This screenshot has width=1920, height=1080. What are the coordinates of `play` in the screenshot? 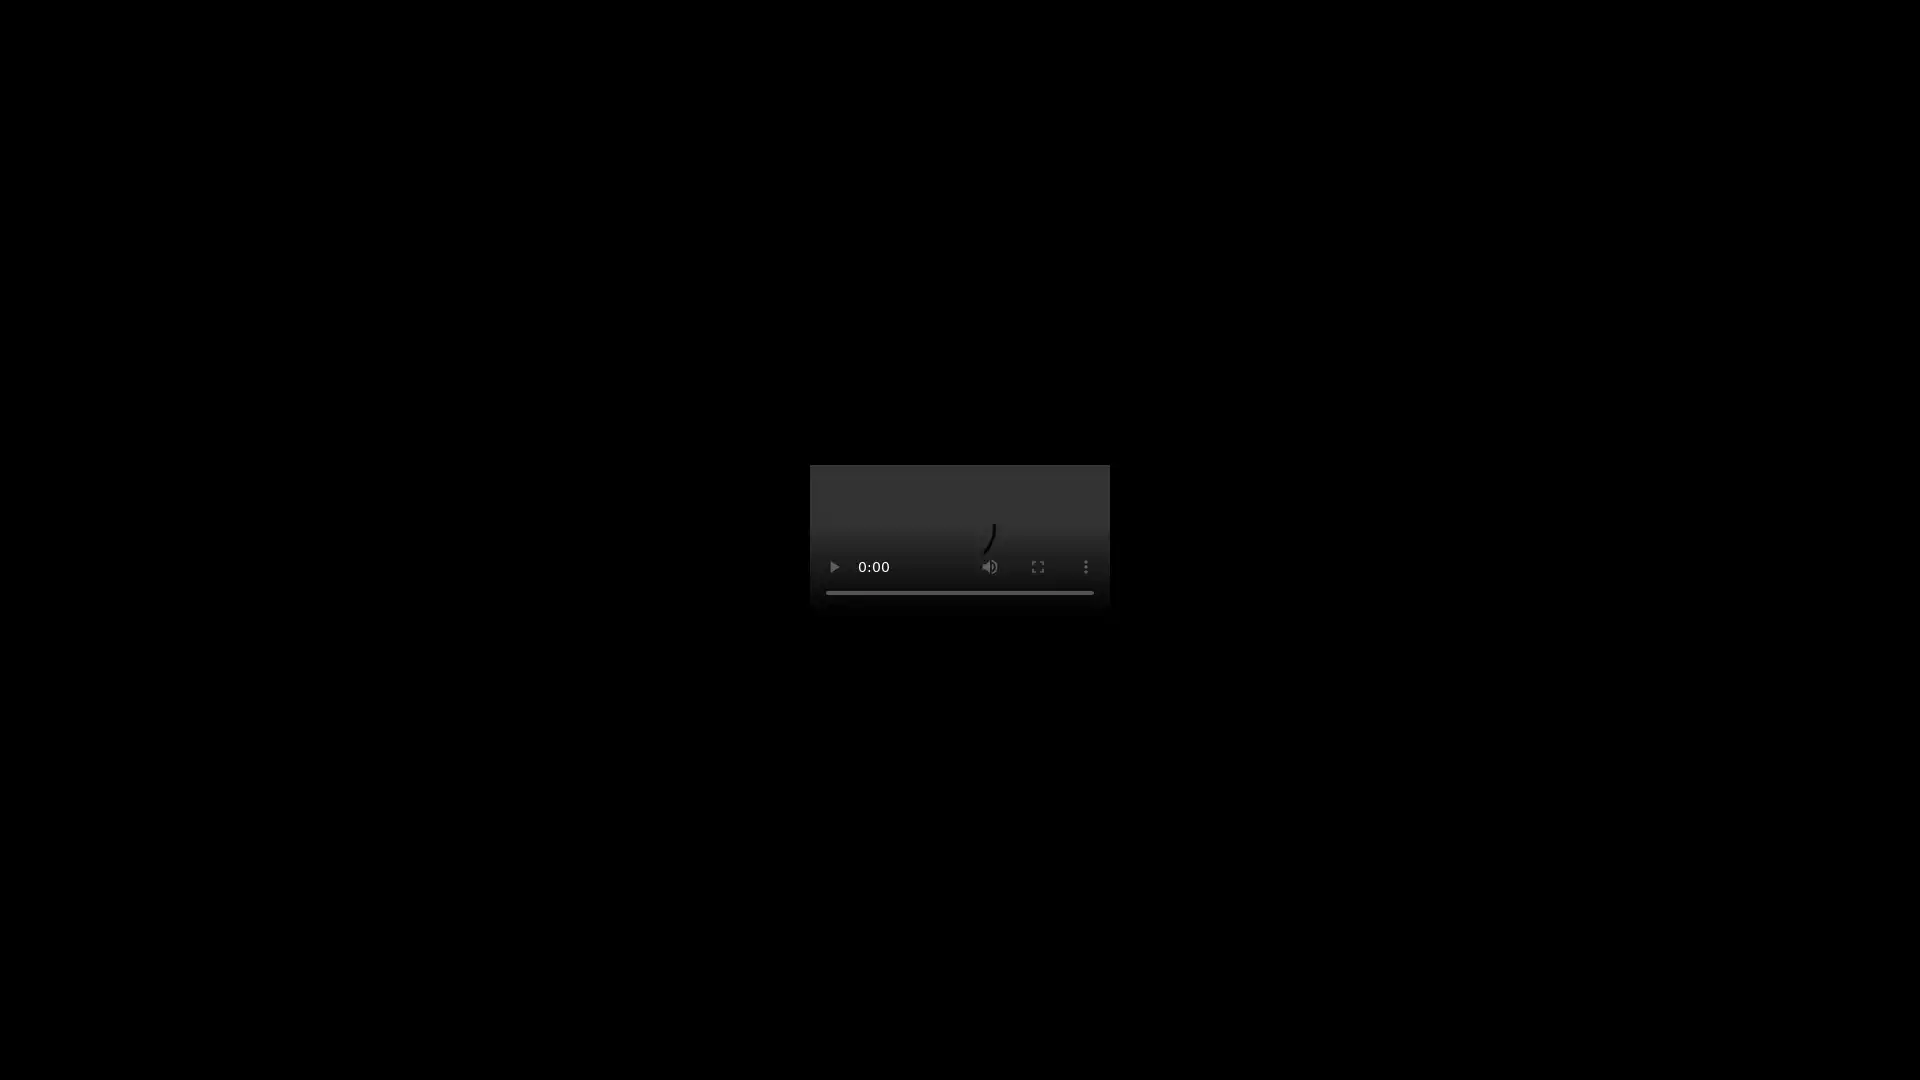 It's located at (834, 567).